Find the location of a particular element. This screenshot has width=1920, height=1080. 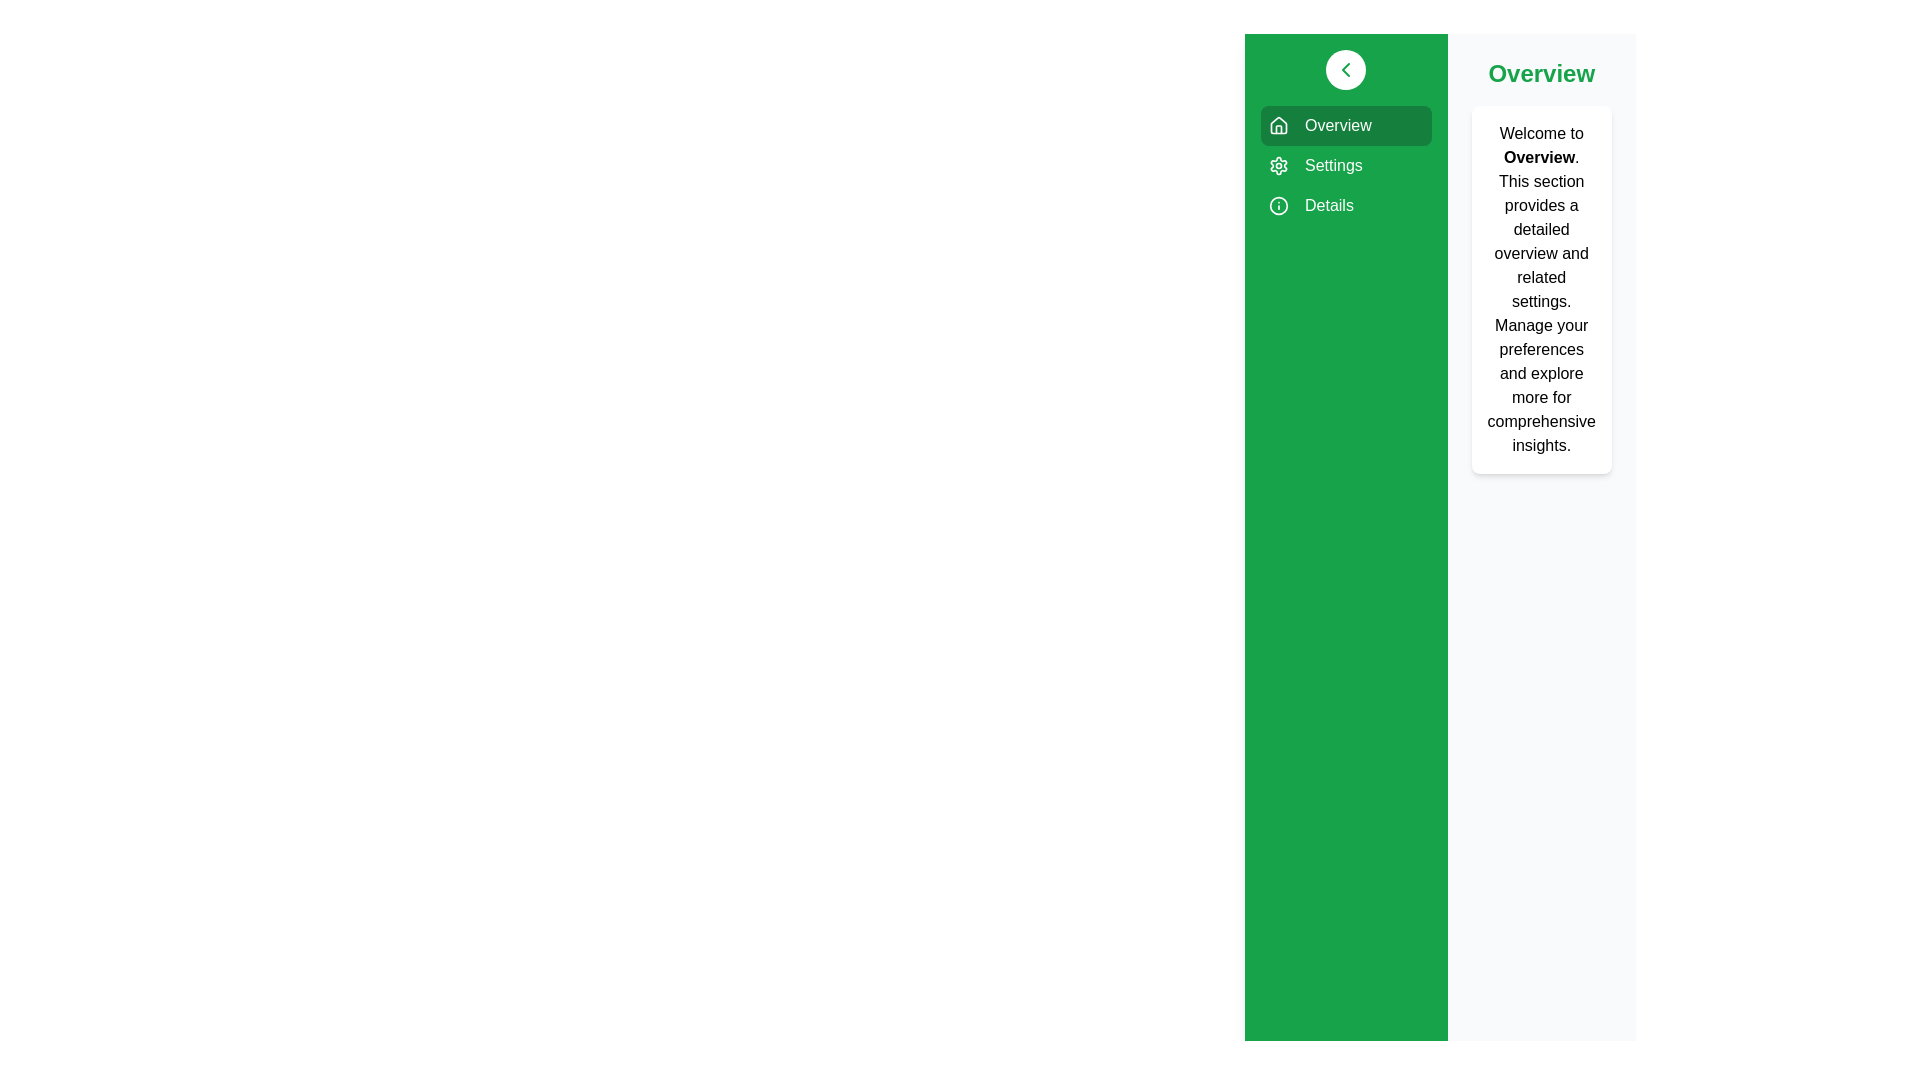

the sidebar item labeled Overview to visualize its hover effect is located at coordinates (1346, 126).